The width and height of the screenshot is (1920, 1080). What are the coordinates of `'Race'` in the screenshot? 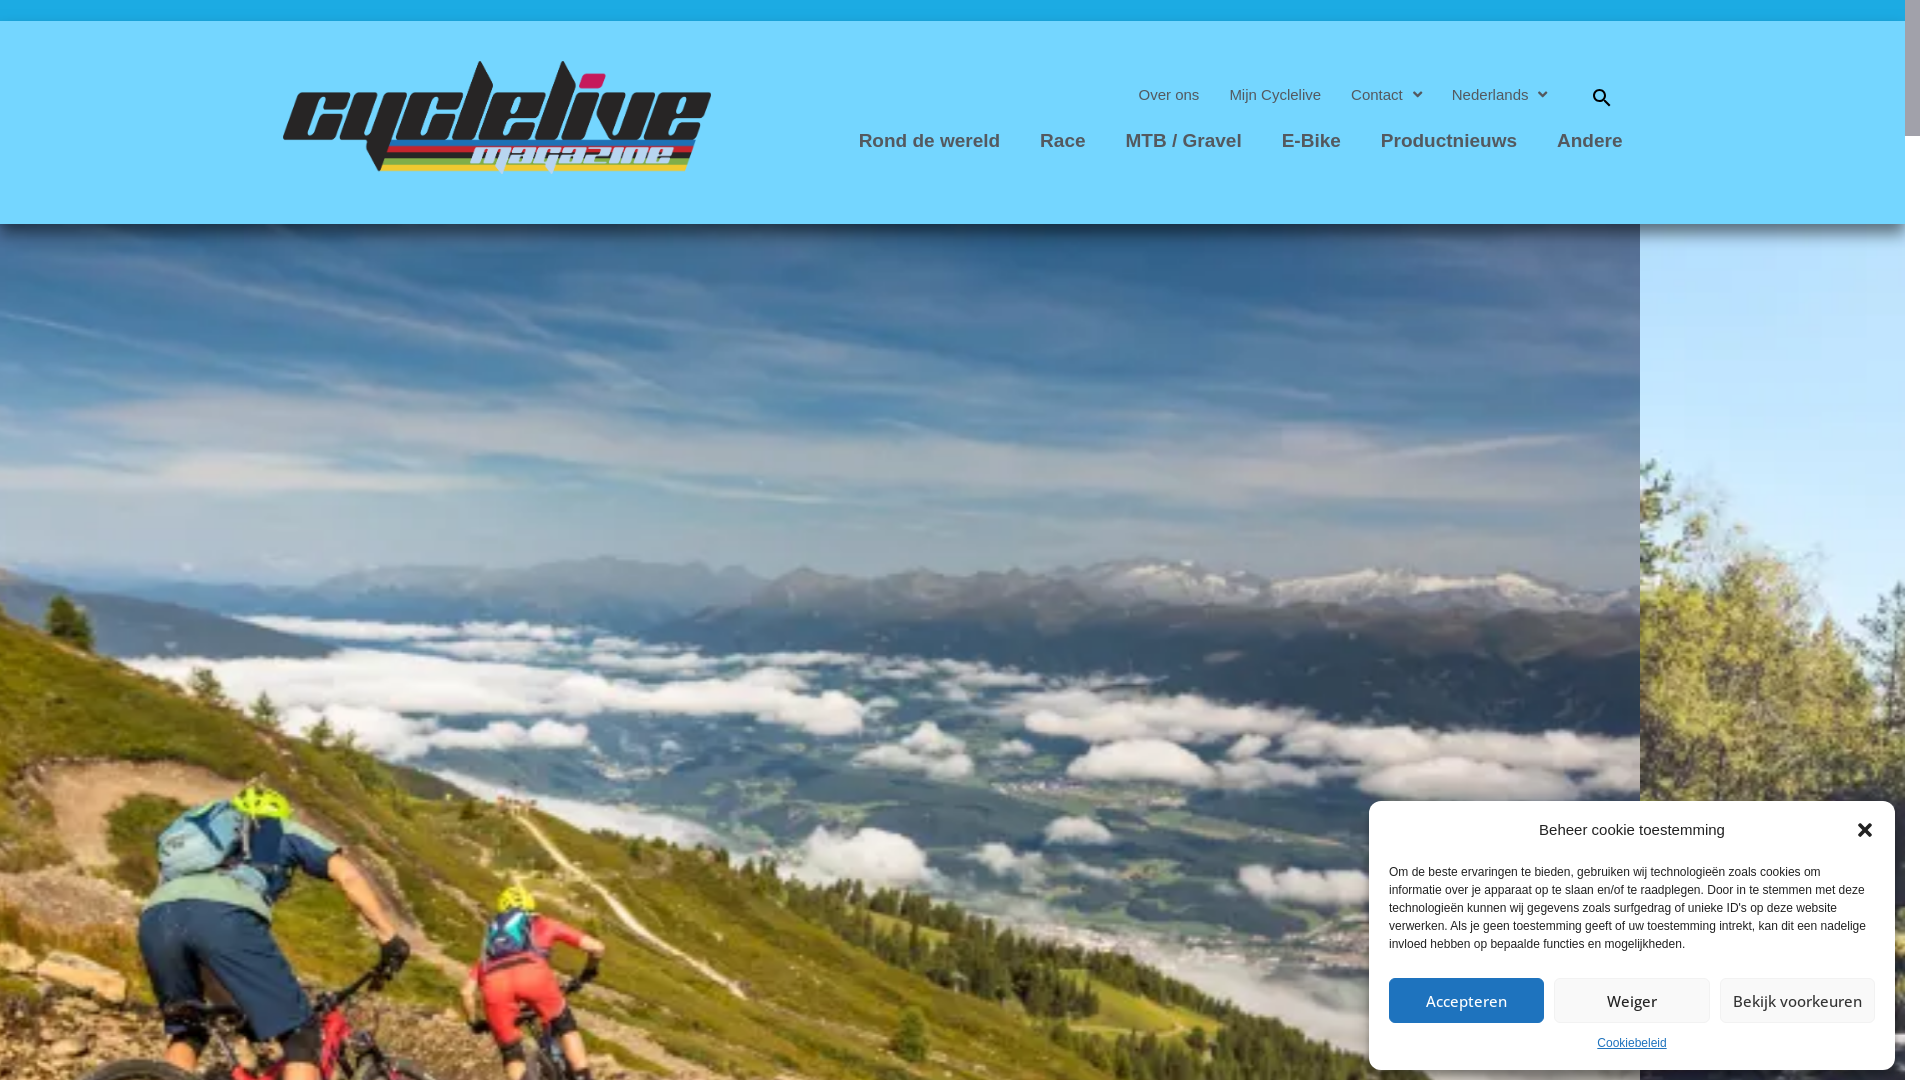 It's located at (1025, 140).